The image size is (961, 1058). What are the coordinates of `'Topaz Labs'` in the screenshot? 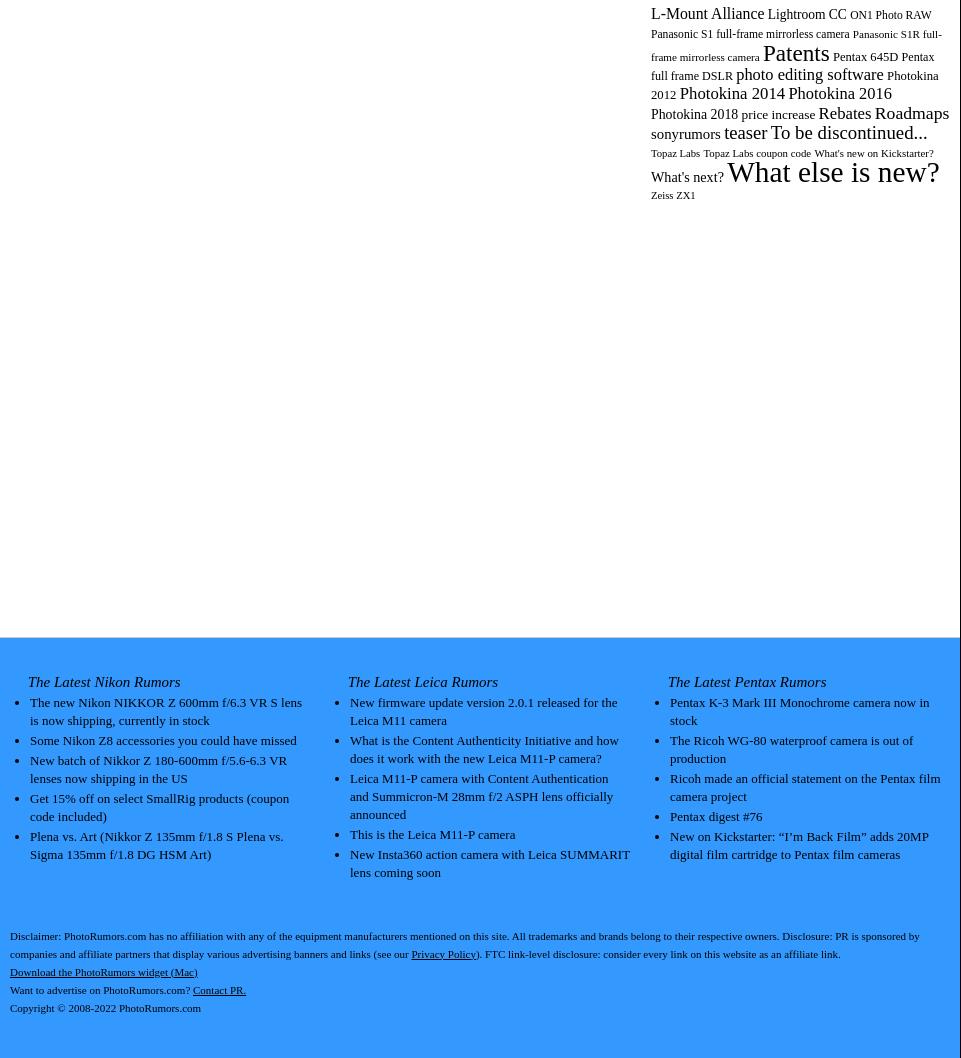 It's located at (674, 151).